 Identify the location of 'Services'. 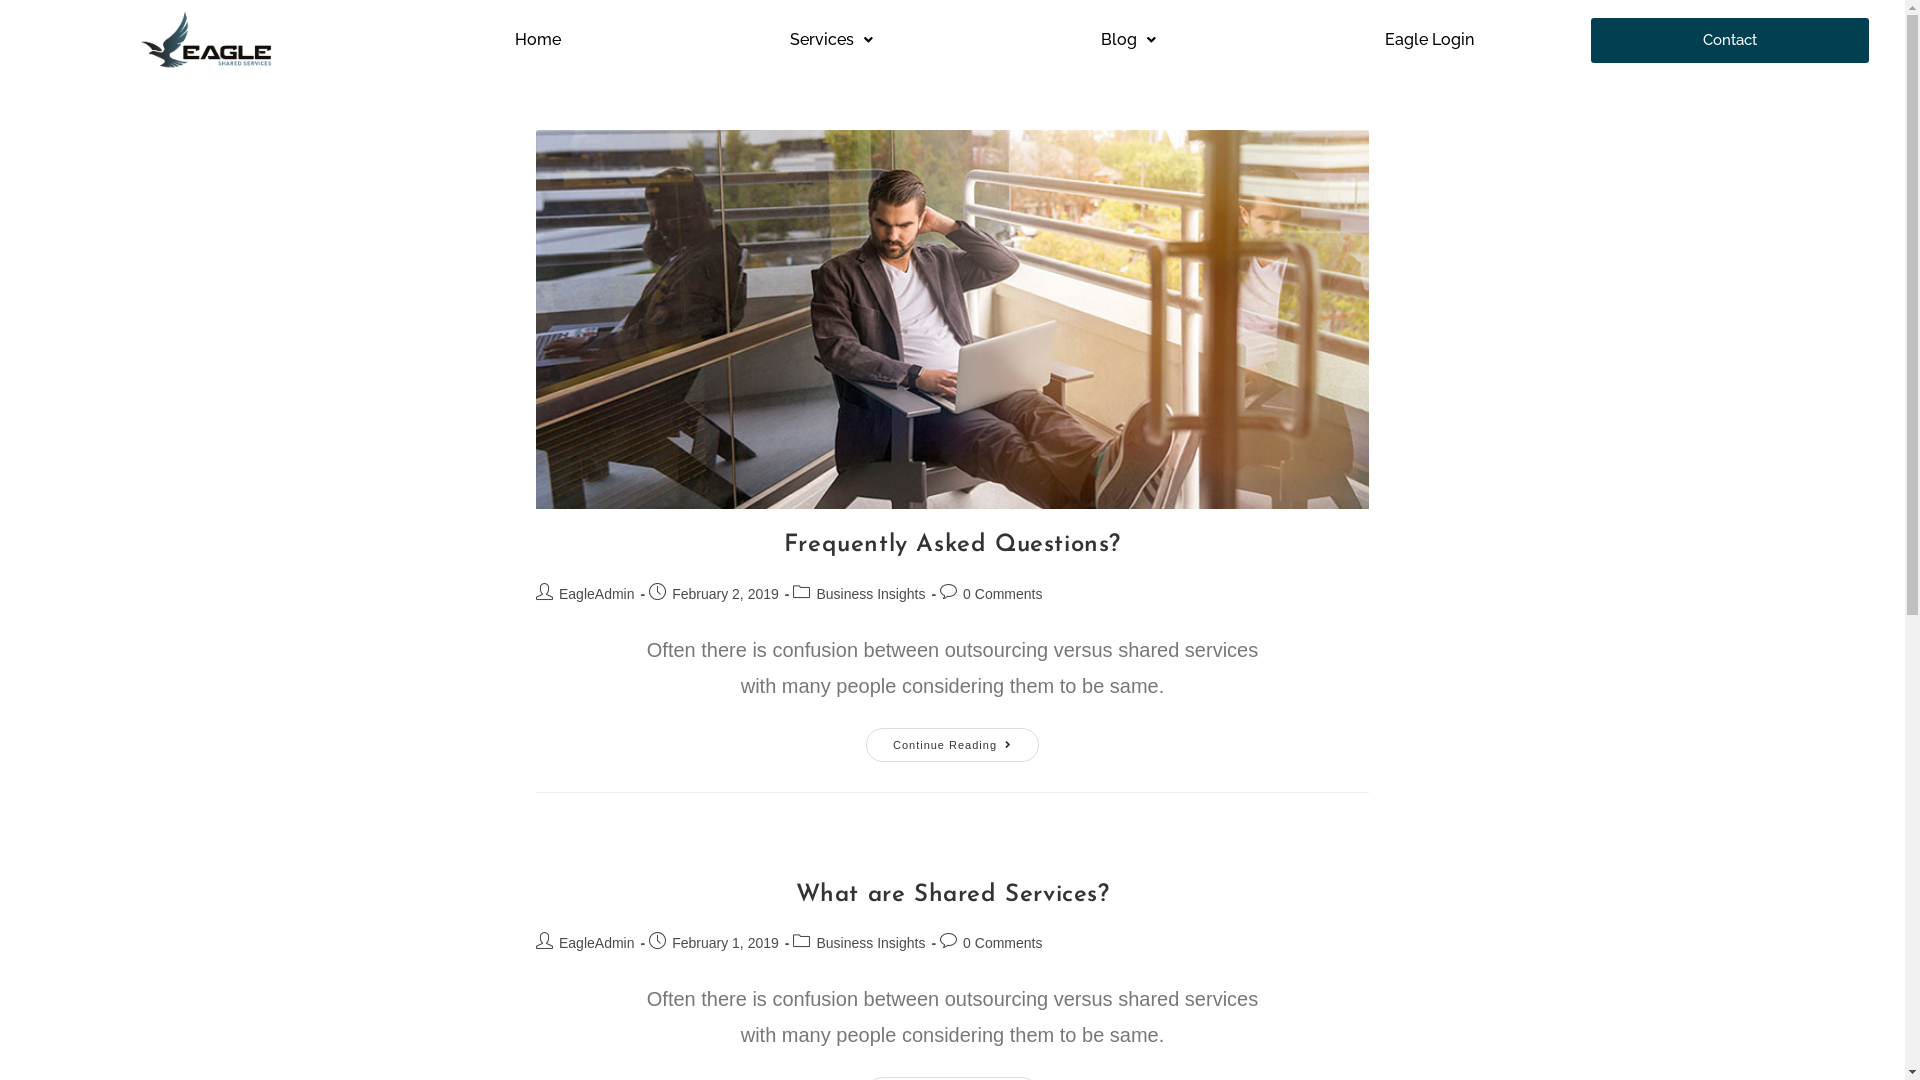
(831, 39).